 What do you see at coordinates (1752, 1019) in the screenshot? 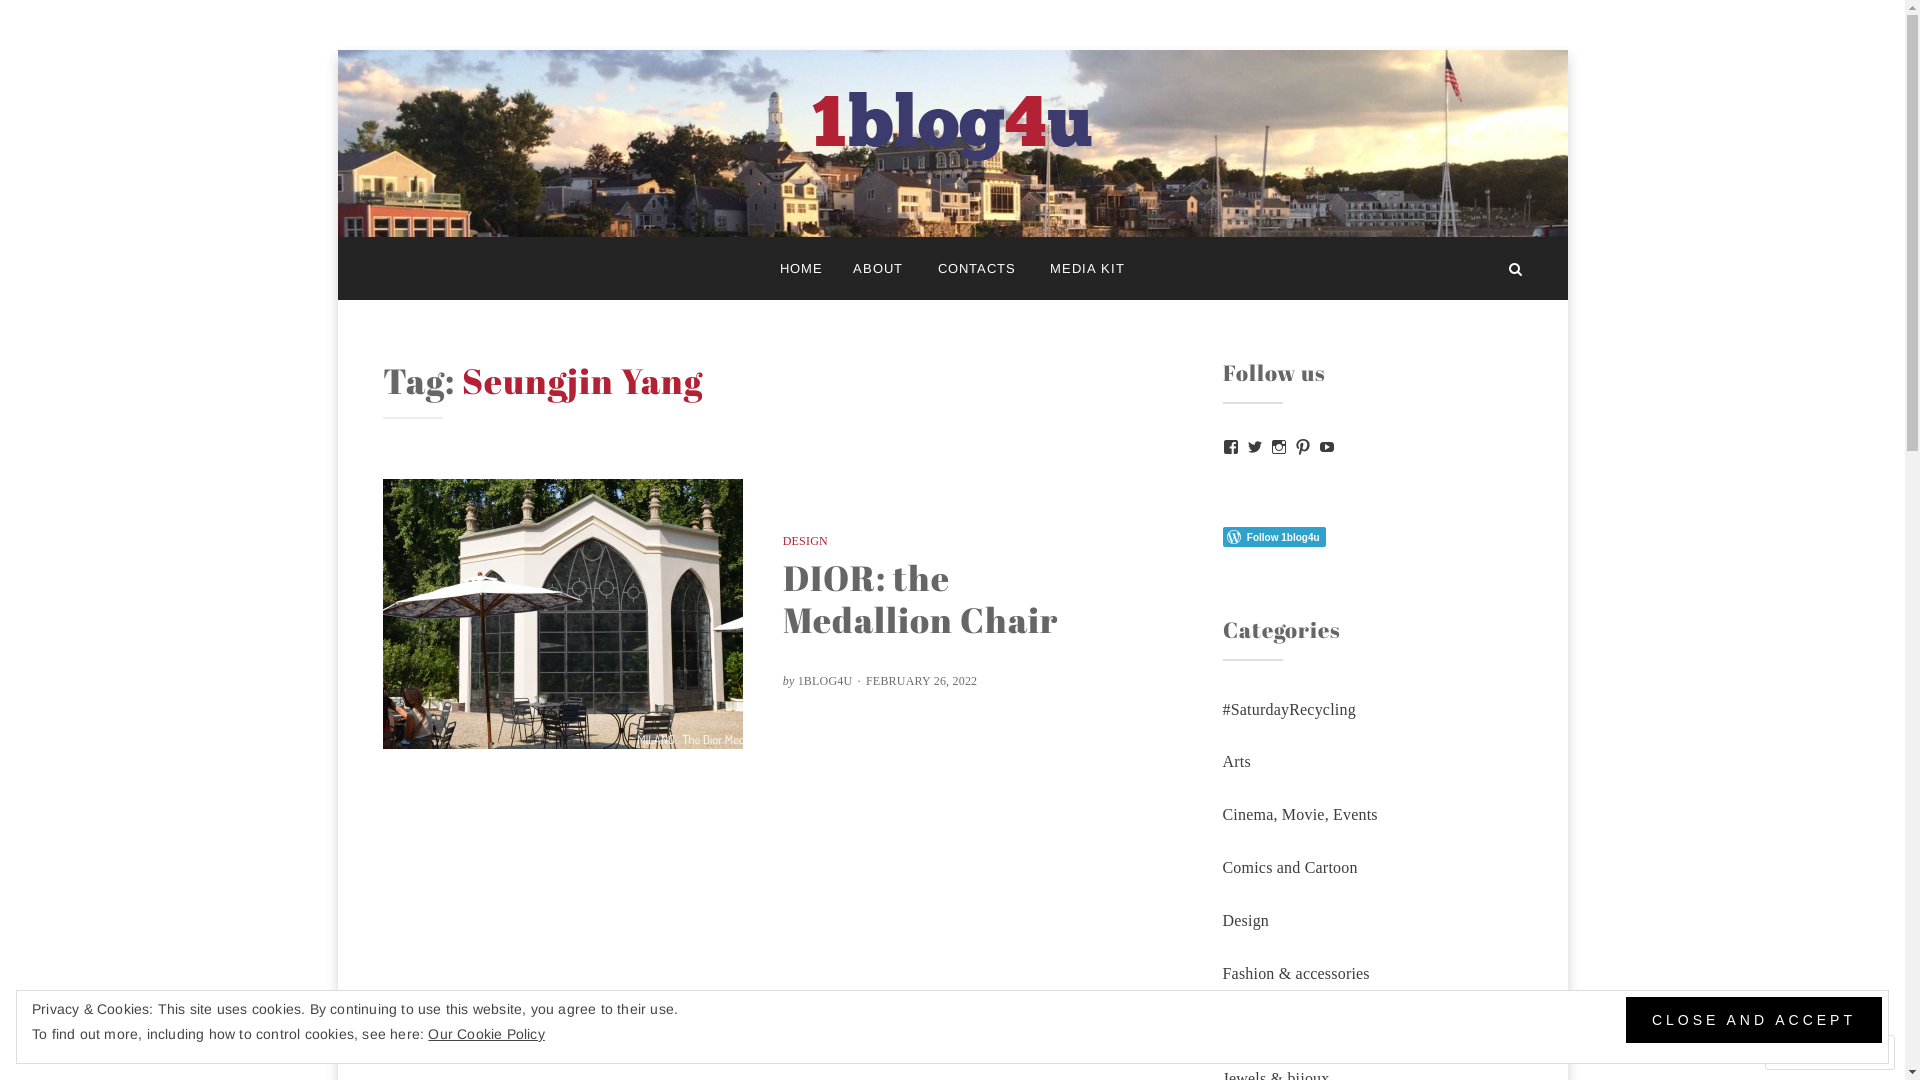
I see `'Close and accept'` at bounding box center [1752, 1019].